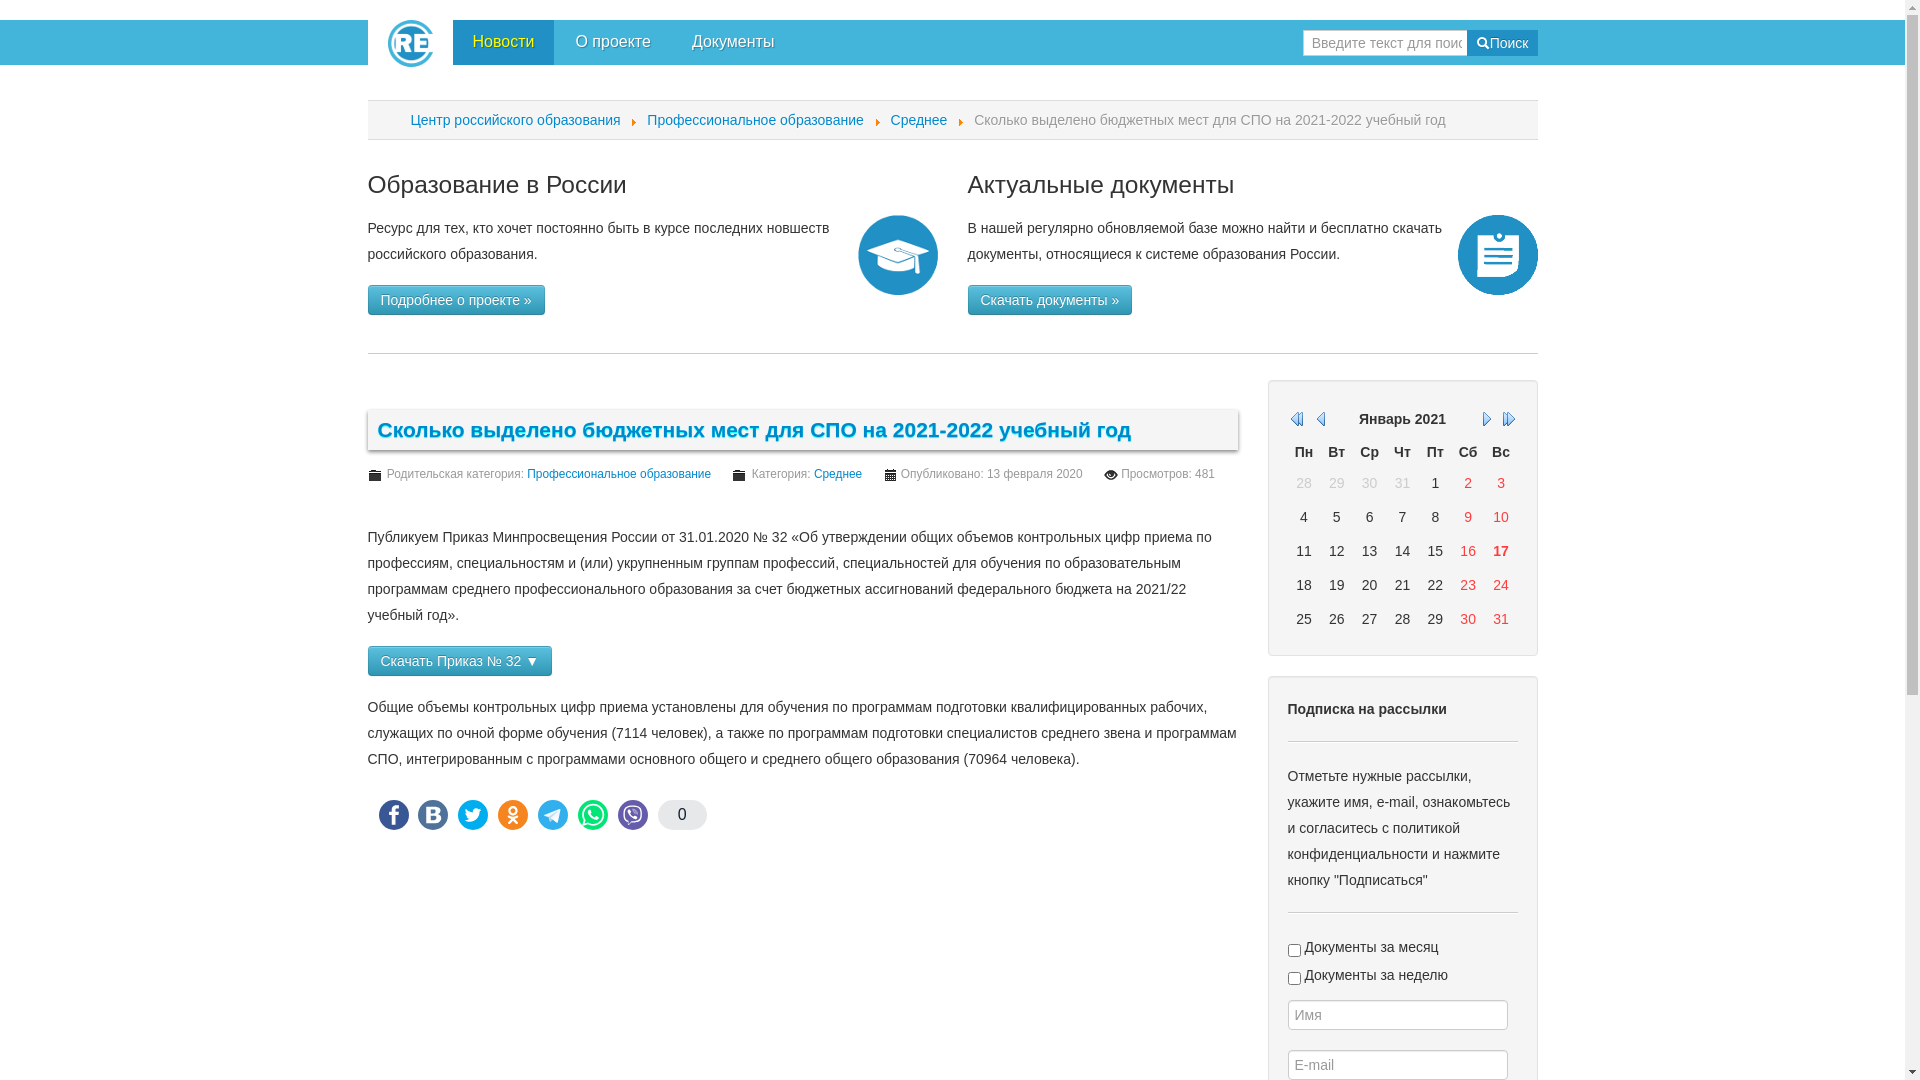 Image resolution: width=1920 pixels, height=1080 pixels. I want to click on '0', so click(682, 814).